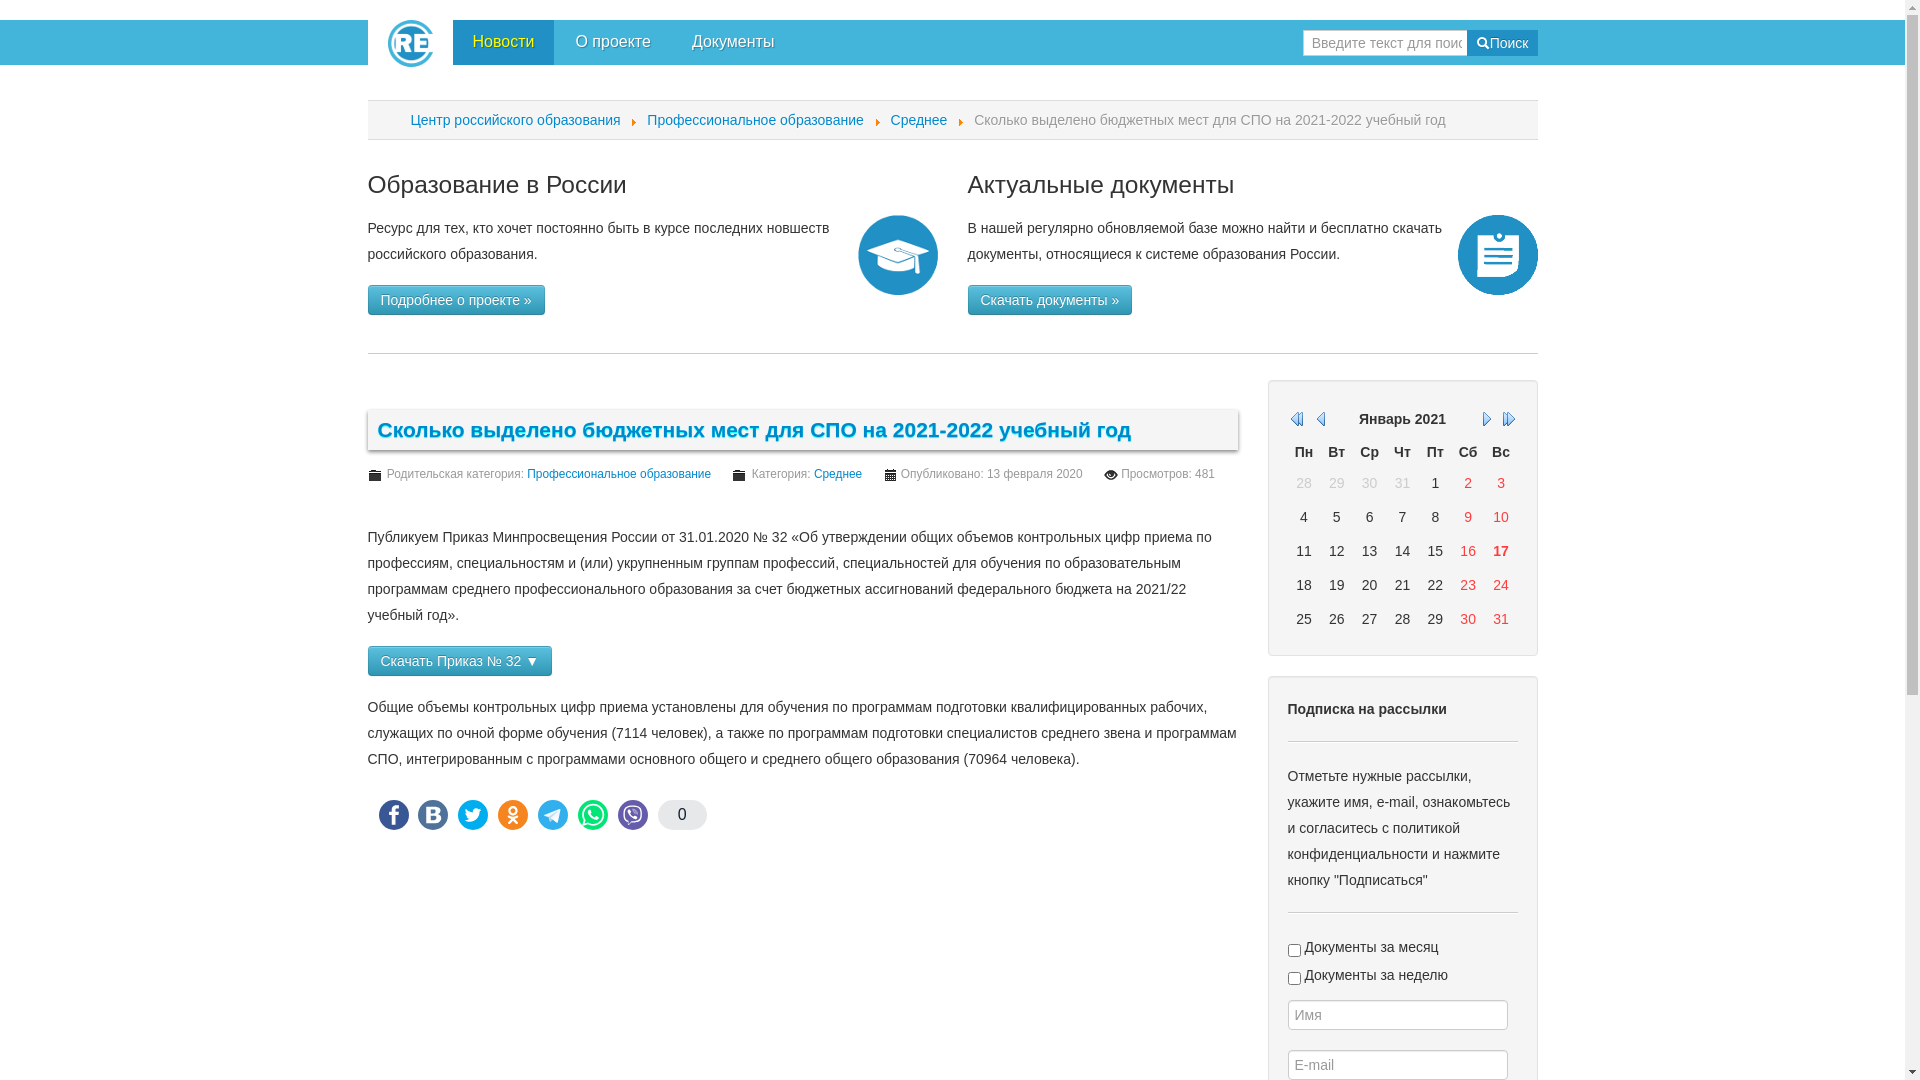 Image resolution: width=1920 pixels, height=1080 pixels. I want to click on '0', so click(682, 814).